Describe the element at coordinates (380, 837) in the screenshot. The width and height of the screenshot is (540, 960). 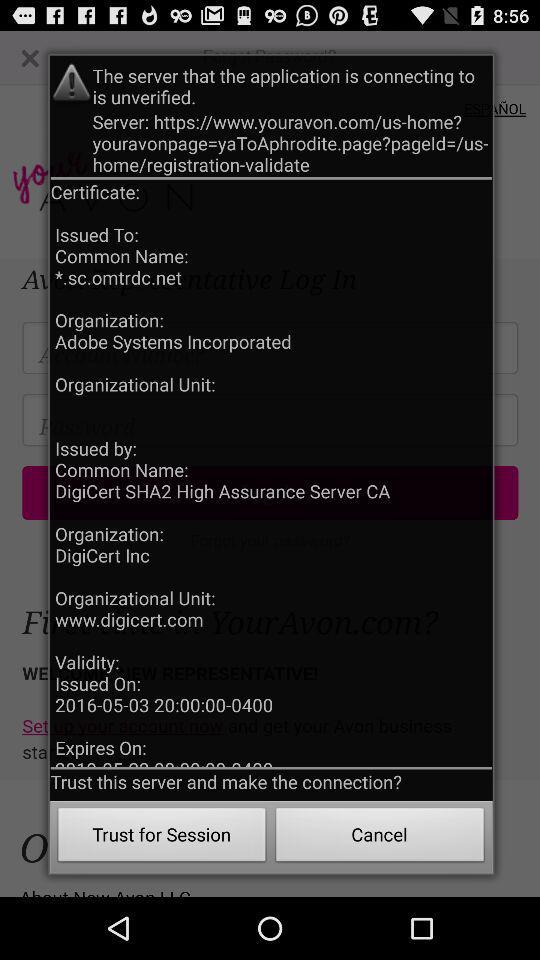
I see `icon next to trust for session icon` at that location.